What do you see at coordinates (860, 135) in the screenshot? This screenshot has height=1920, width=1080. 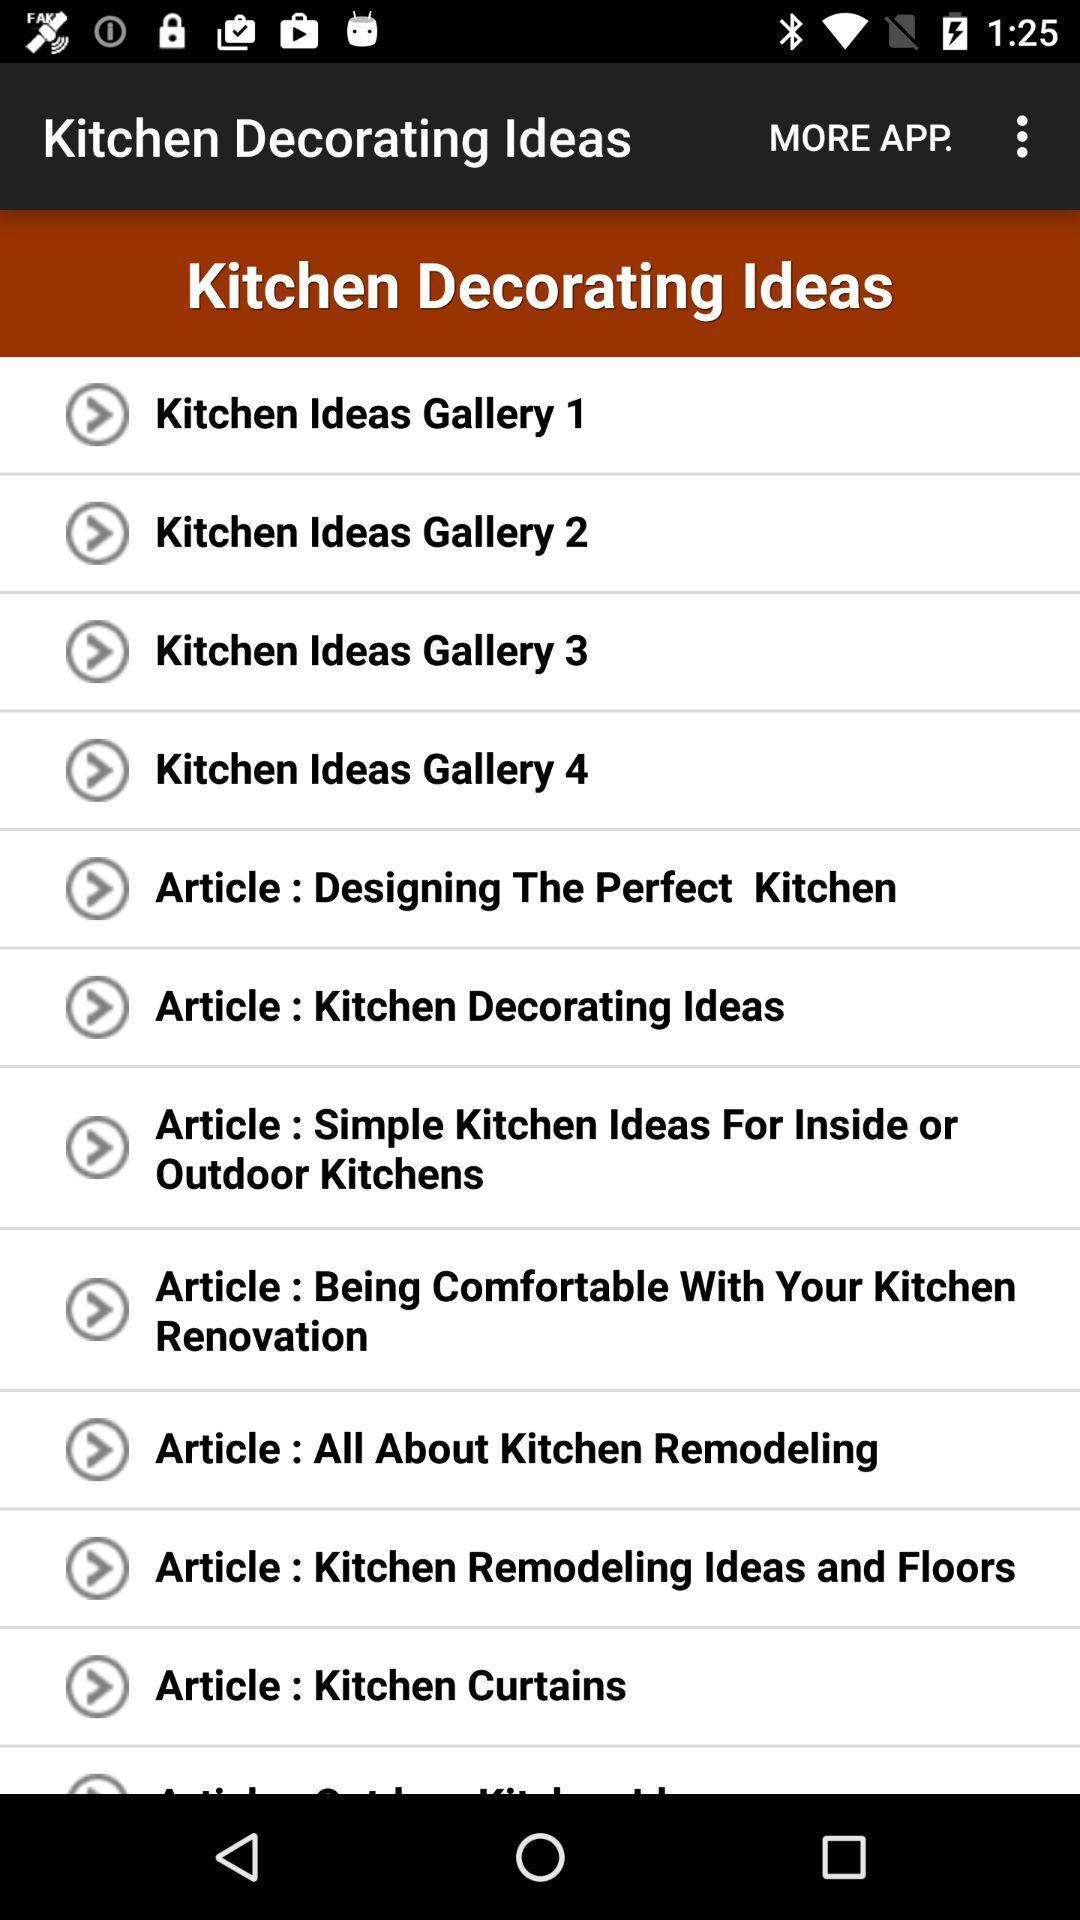 I see `item next to kitchen decorating ideas item` at bounding box center [860, 135].